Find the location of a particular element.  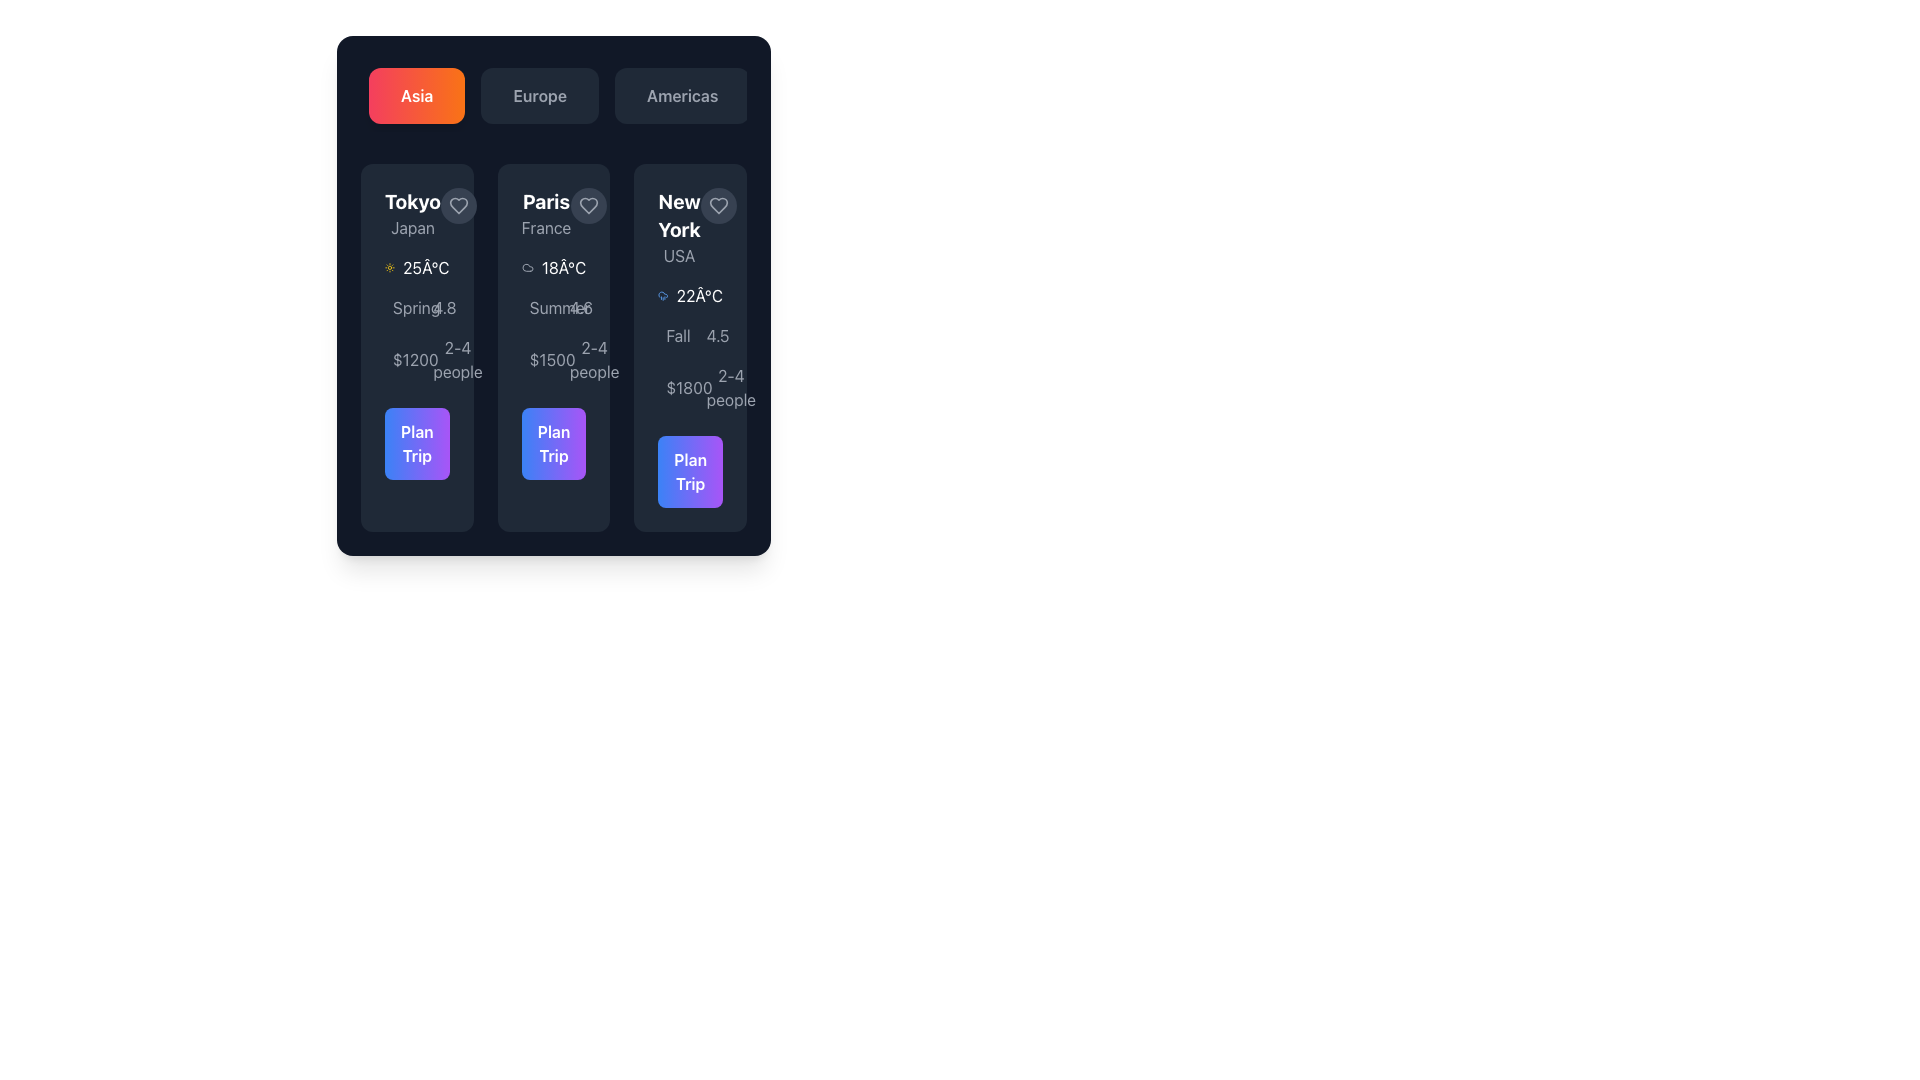

the temperature display '18°C' next to the cloud icon within the 'Paris, France' card, located towards the center of the card is located at coordinates (553, 266).